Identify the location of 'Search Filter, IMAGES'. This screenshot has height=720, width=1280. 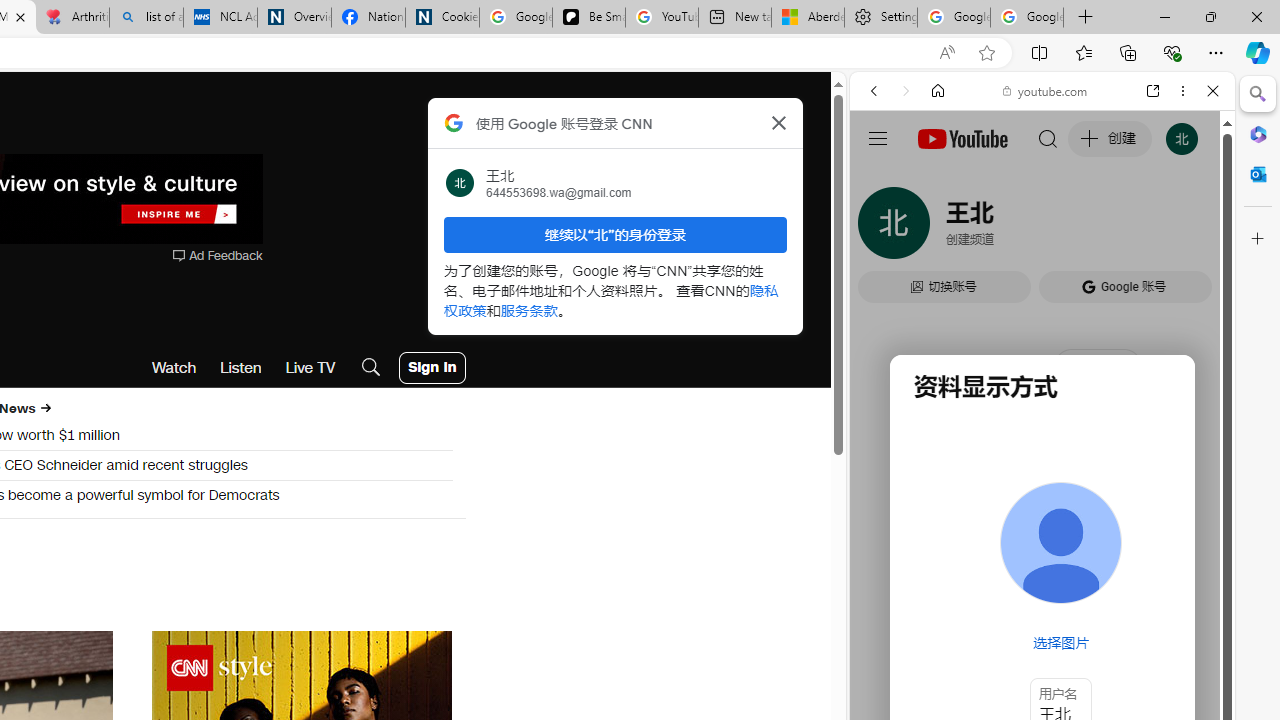
(939, 227).